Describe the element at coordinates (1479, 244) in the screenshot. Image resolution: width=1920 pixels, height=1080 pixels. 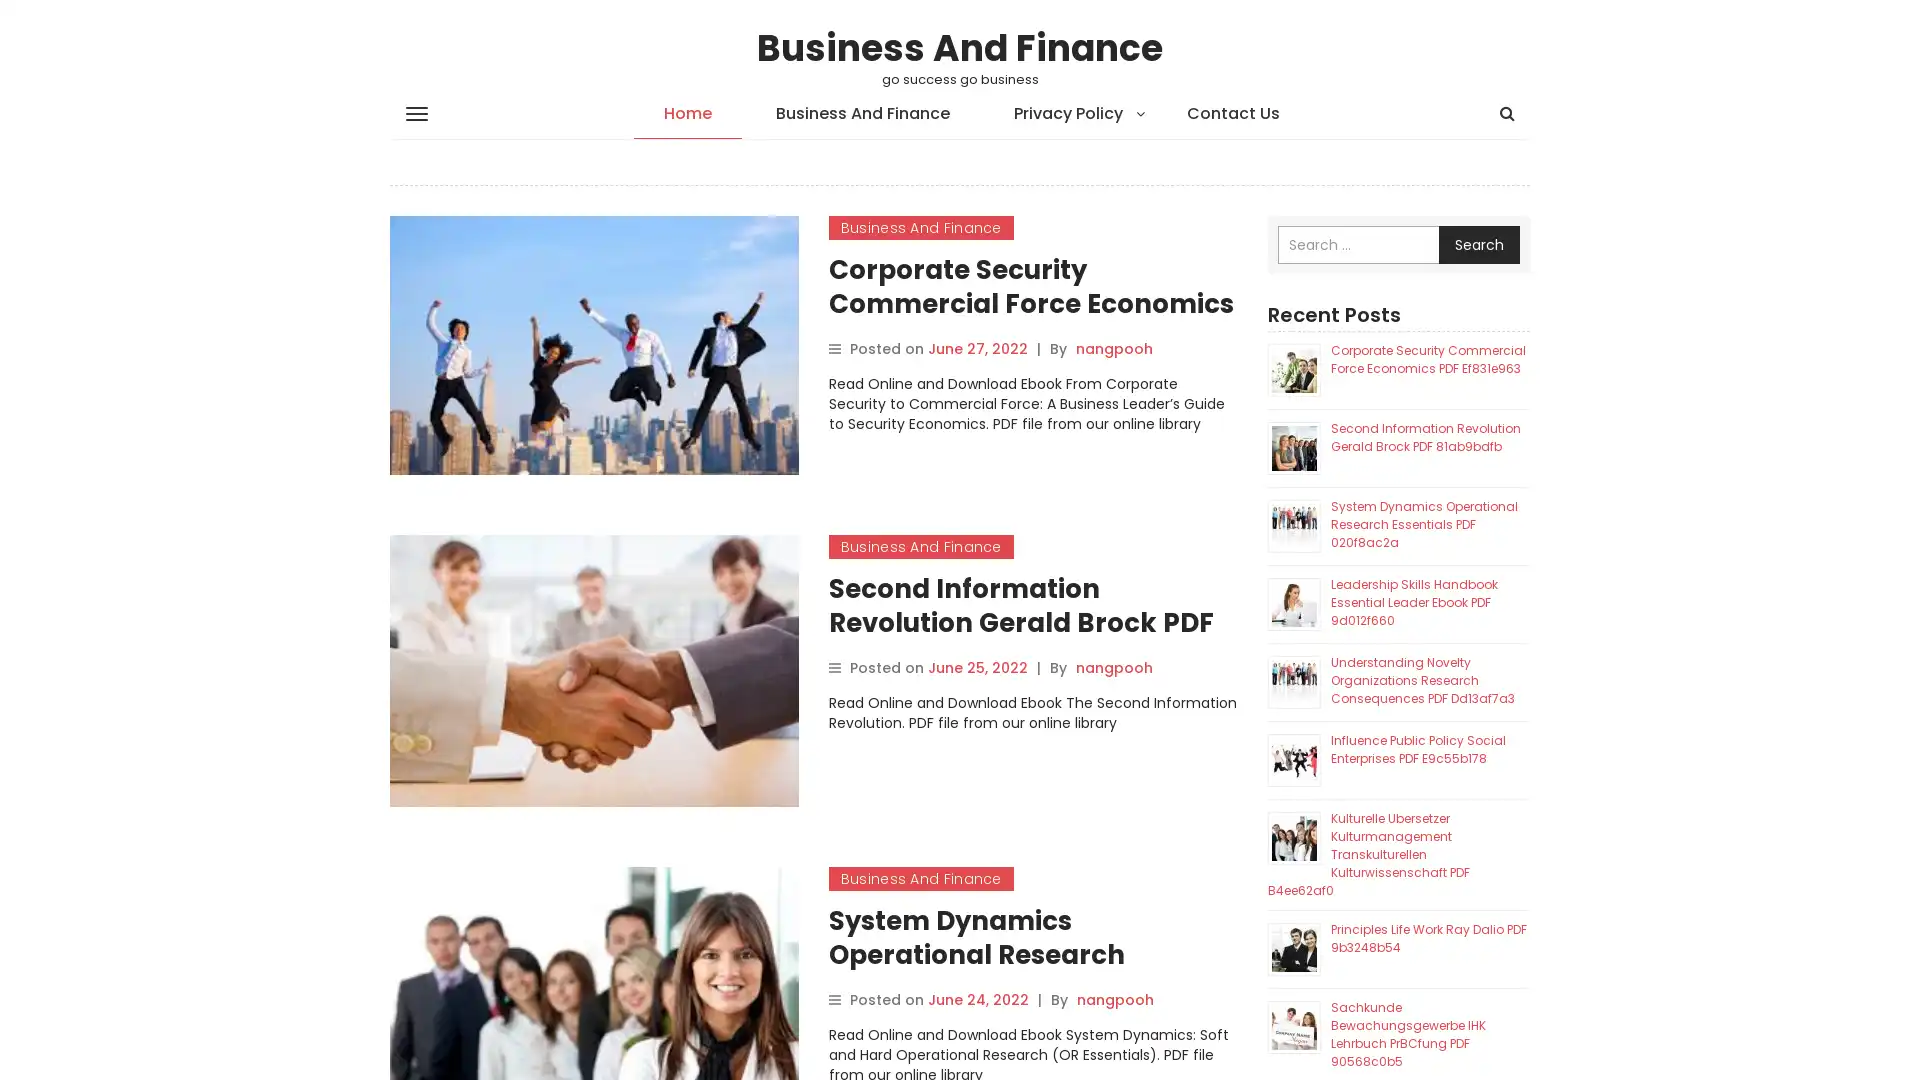
I see `Search` at that location.